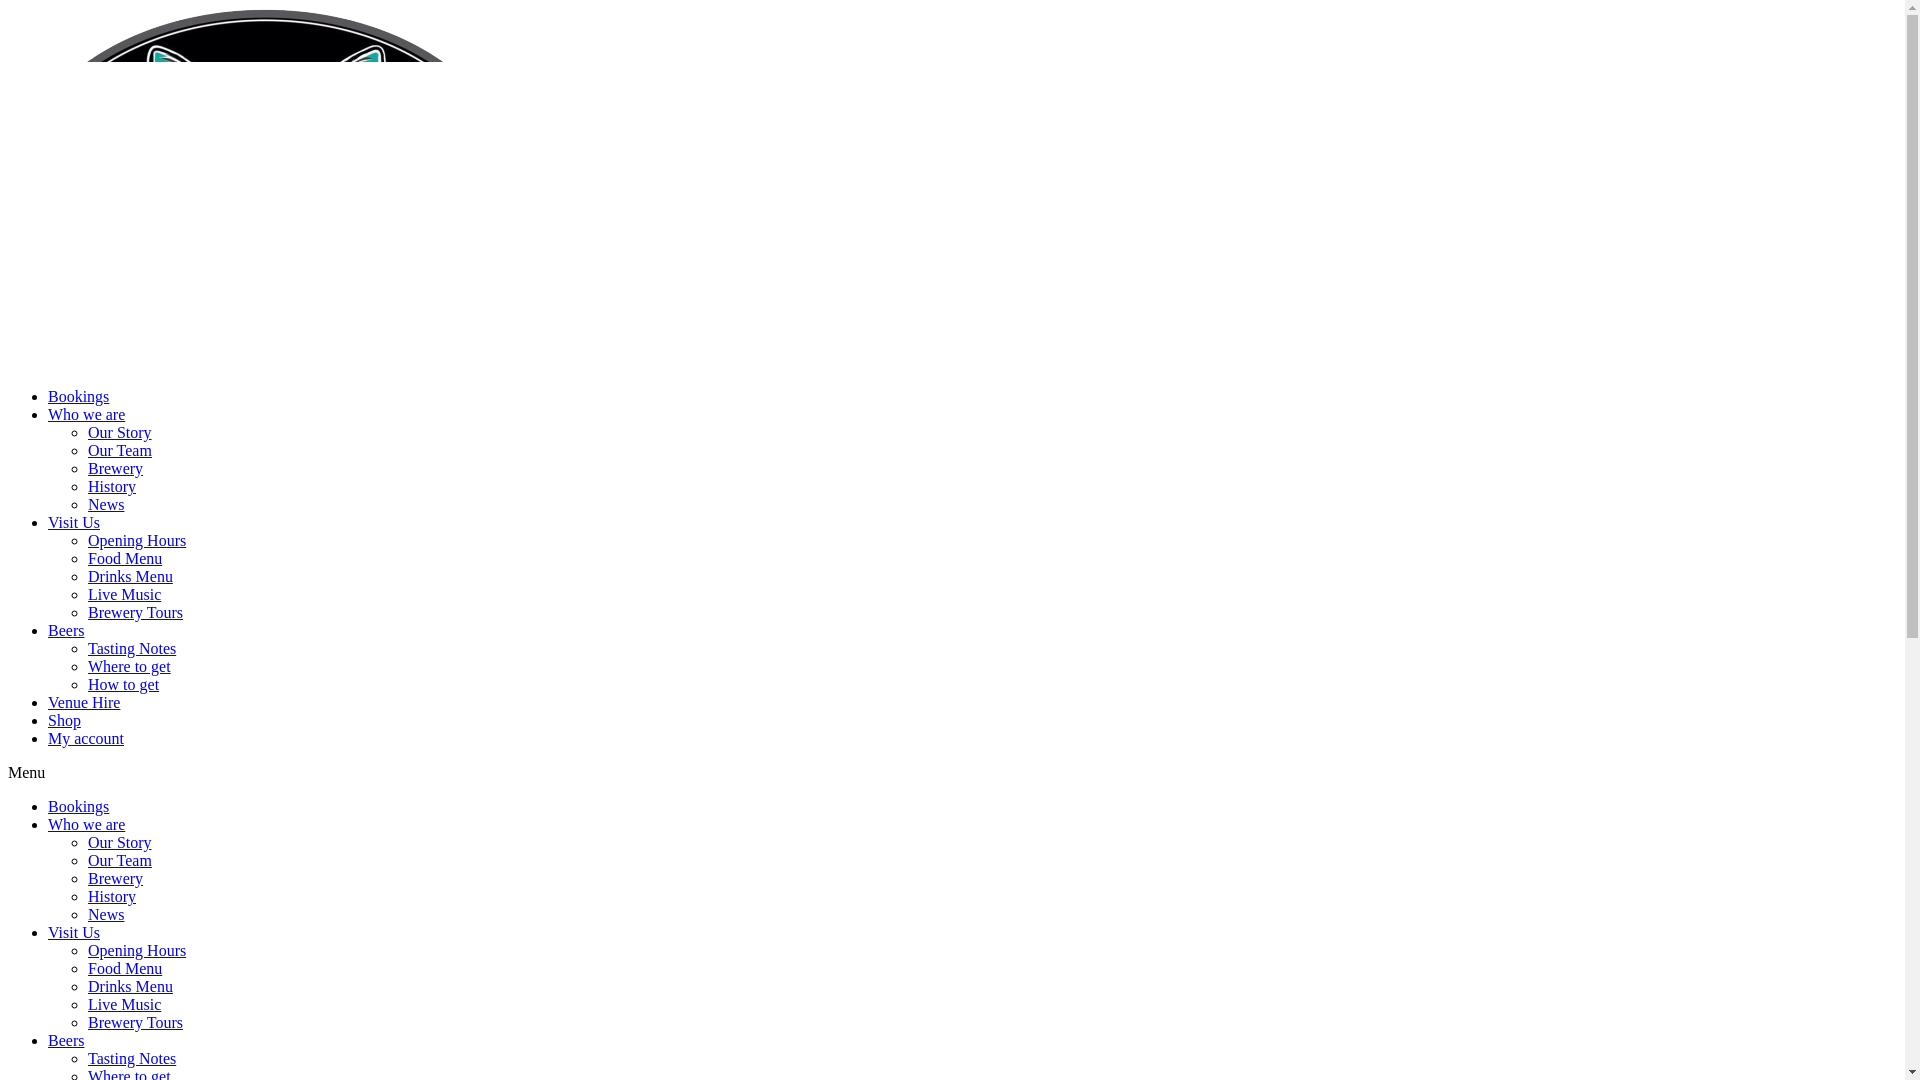 Image resolution: width=1920 pixels, height=1080 pixels. What do you see at coordinates (123, 1004) in the screenshot?
I see `'Live Music'` at bounding box center [123, 1004].